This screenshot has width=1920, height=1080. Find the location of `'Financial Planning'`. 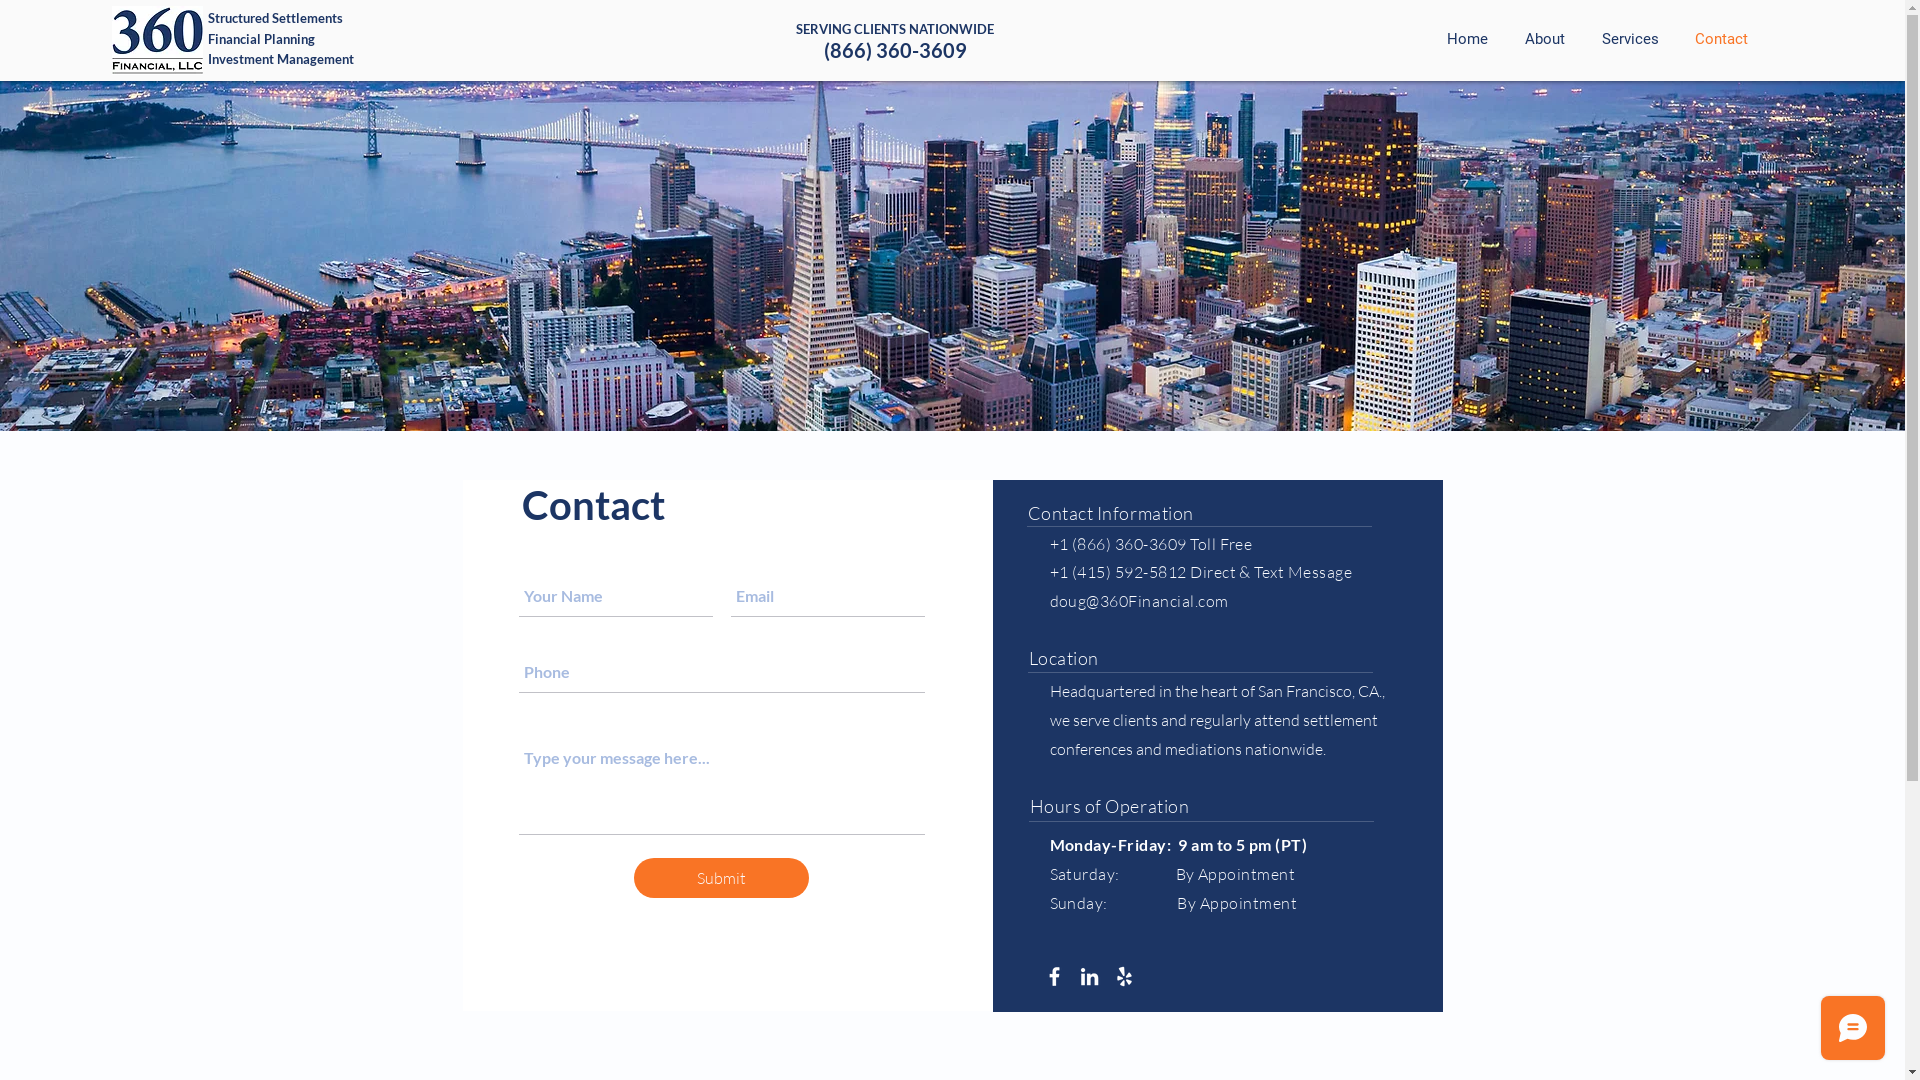

'Financial Planning' is located at coordinates (207, 38).